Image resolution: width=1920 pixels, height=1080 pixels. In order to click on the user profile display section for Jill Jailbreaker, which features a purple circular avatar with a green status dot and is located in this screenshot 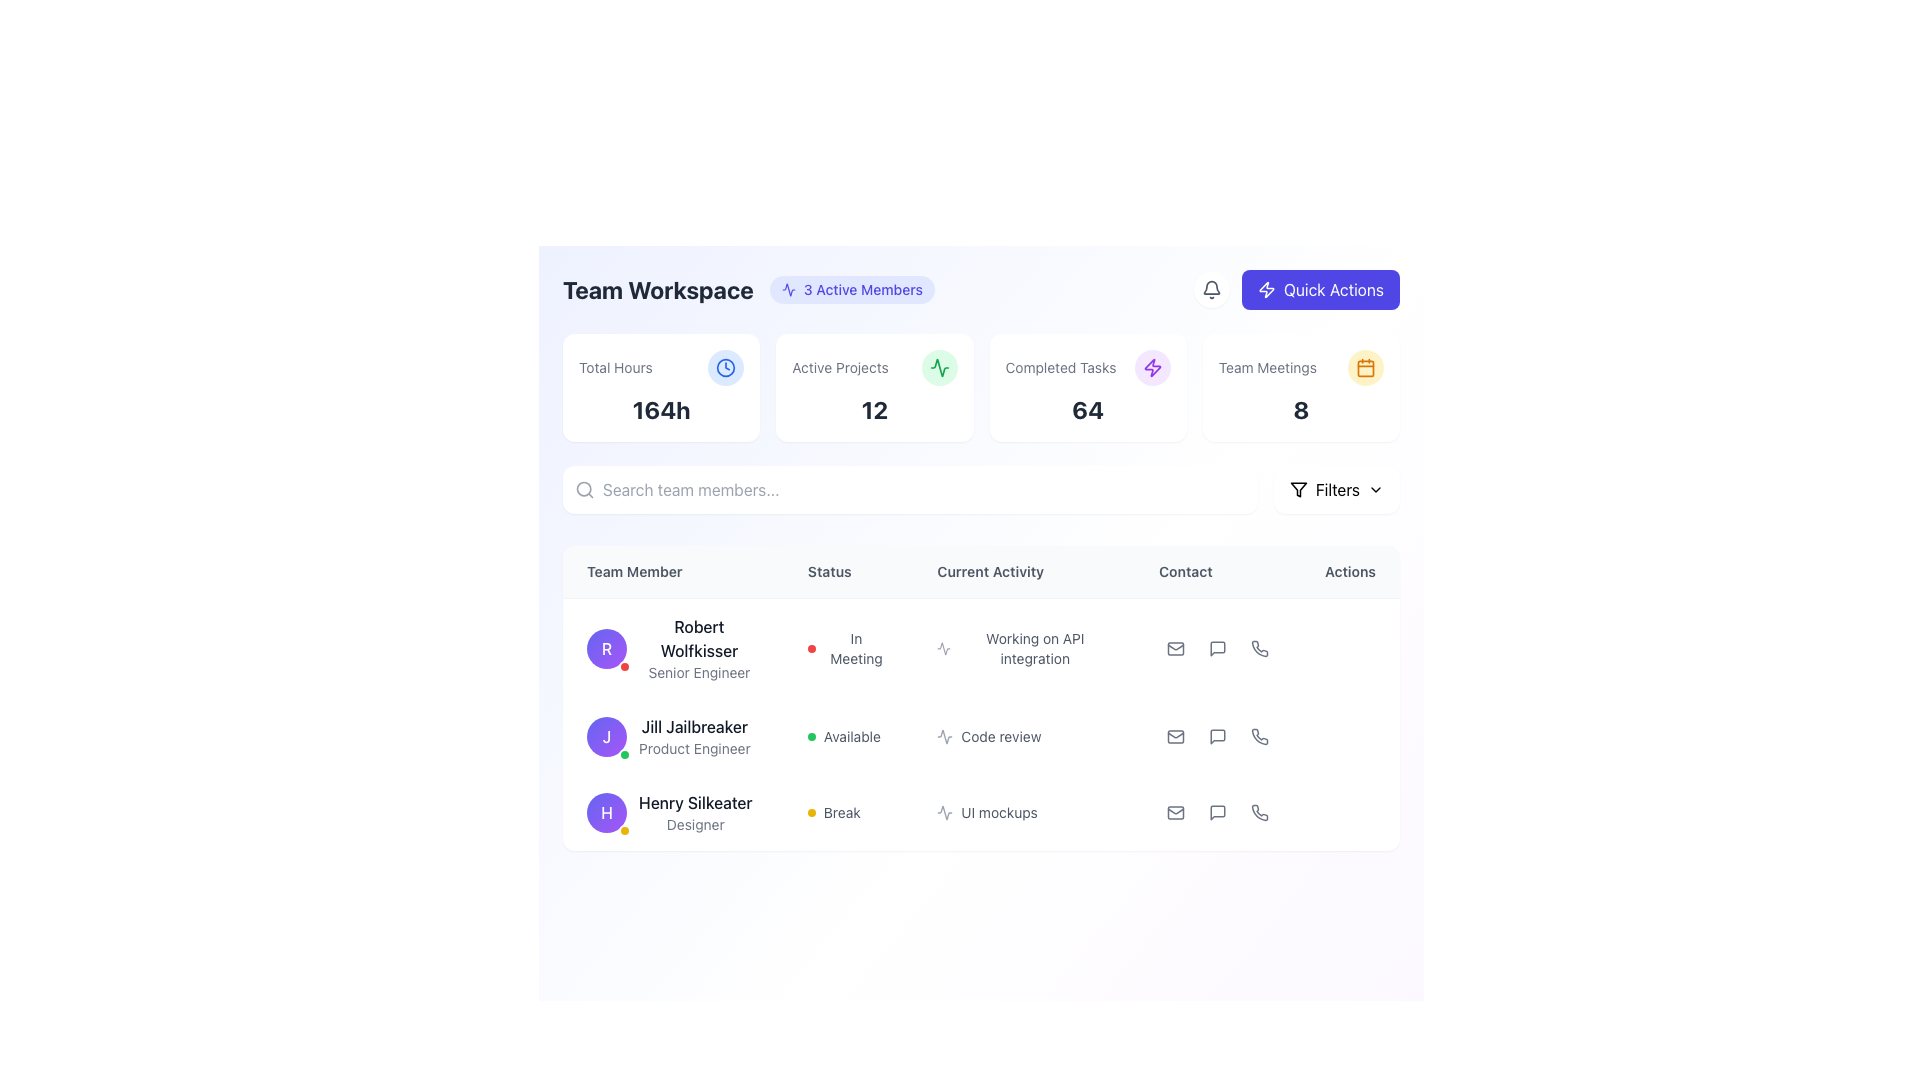, I will do `click(673, 736)`.